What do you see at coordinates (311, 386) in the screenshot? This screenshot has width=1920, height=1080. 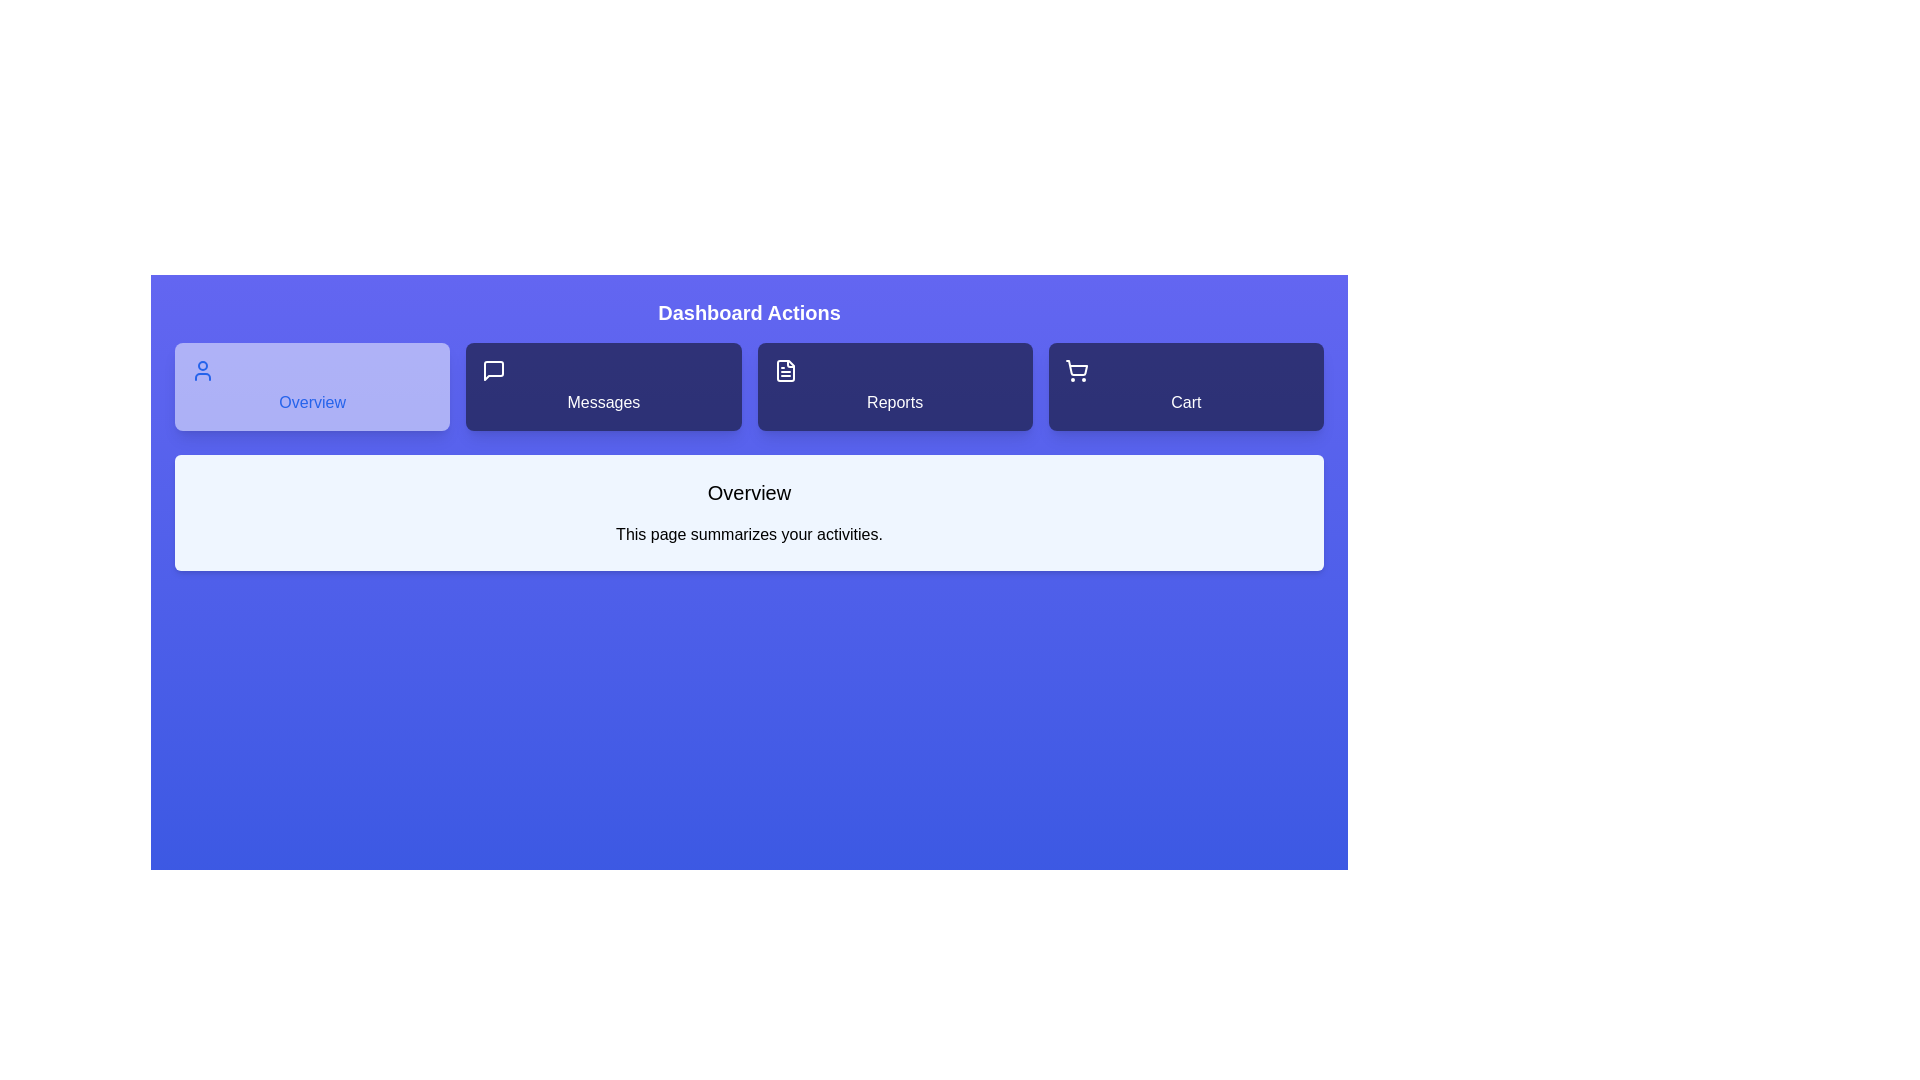 I see `the Overview tab to view its content` at bounding box center [311, 386].